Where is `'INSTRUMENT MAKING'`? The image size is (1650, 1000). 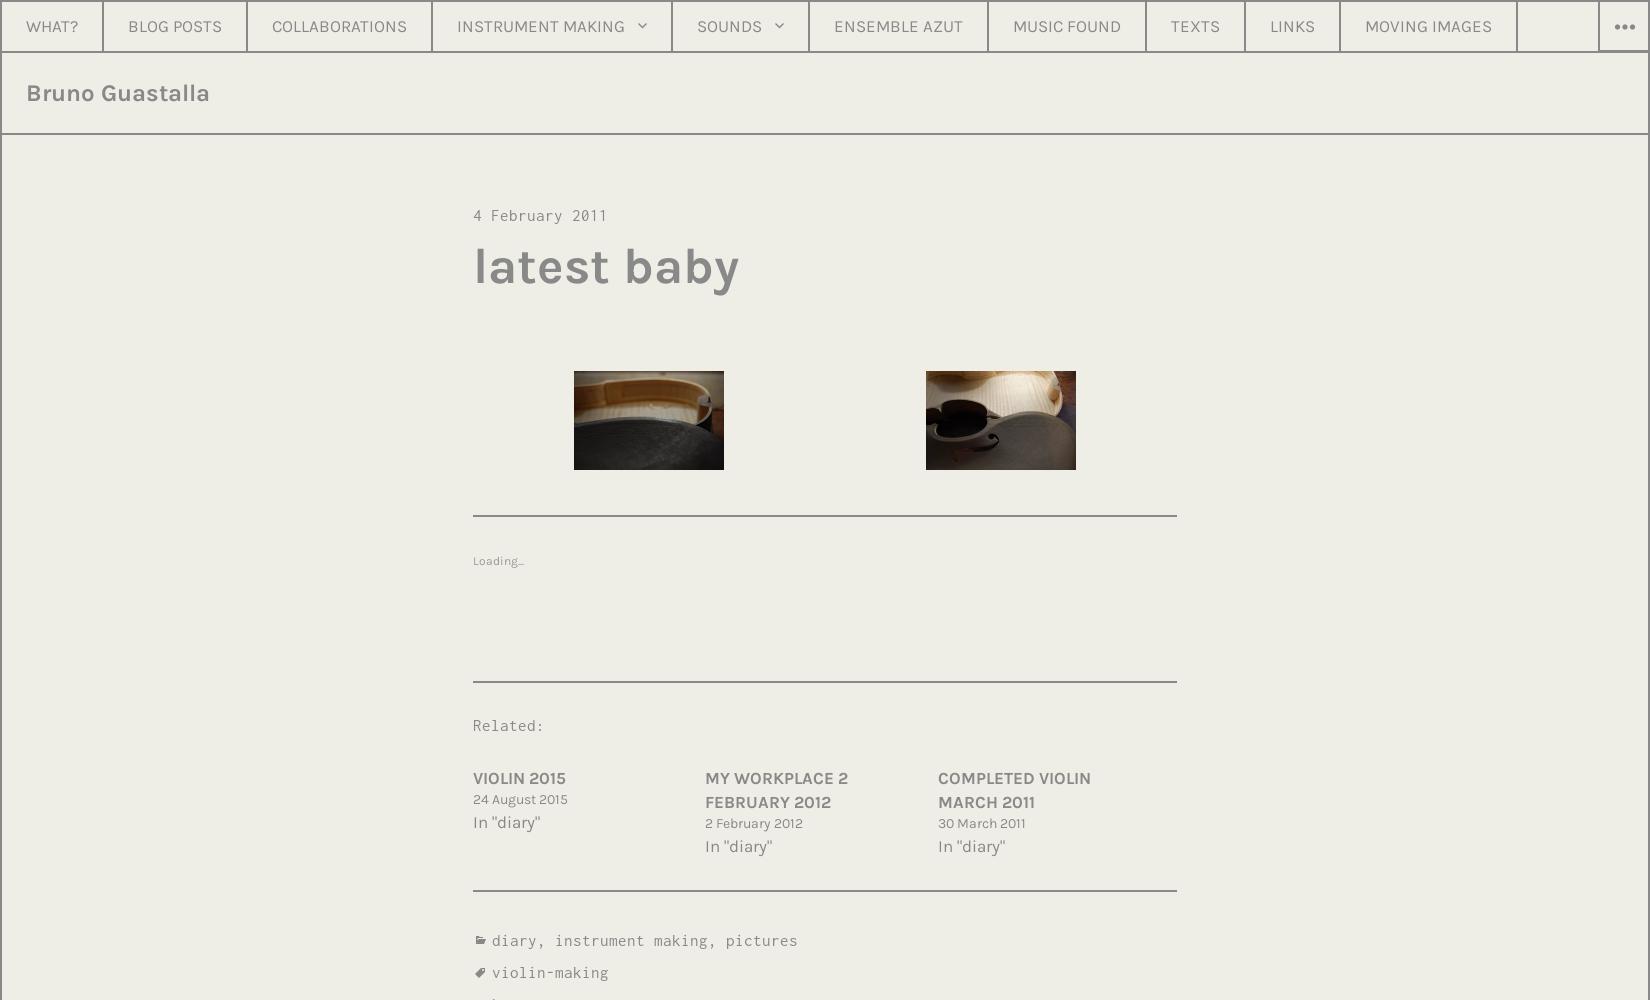 'INSTRUMENT MAKING' is located at coordinates (540, 26).